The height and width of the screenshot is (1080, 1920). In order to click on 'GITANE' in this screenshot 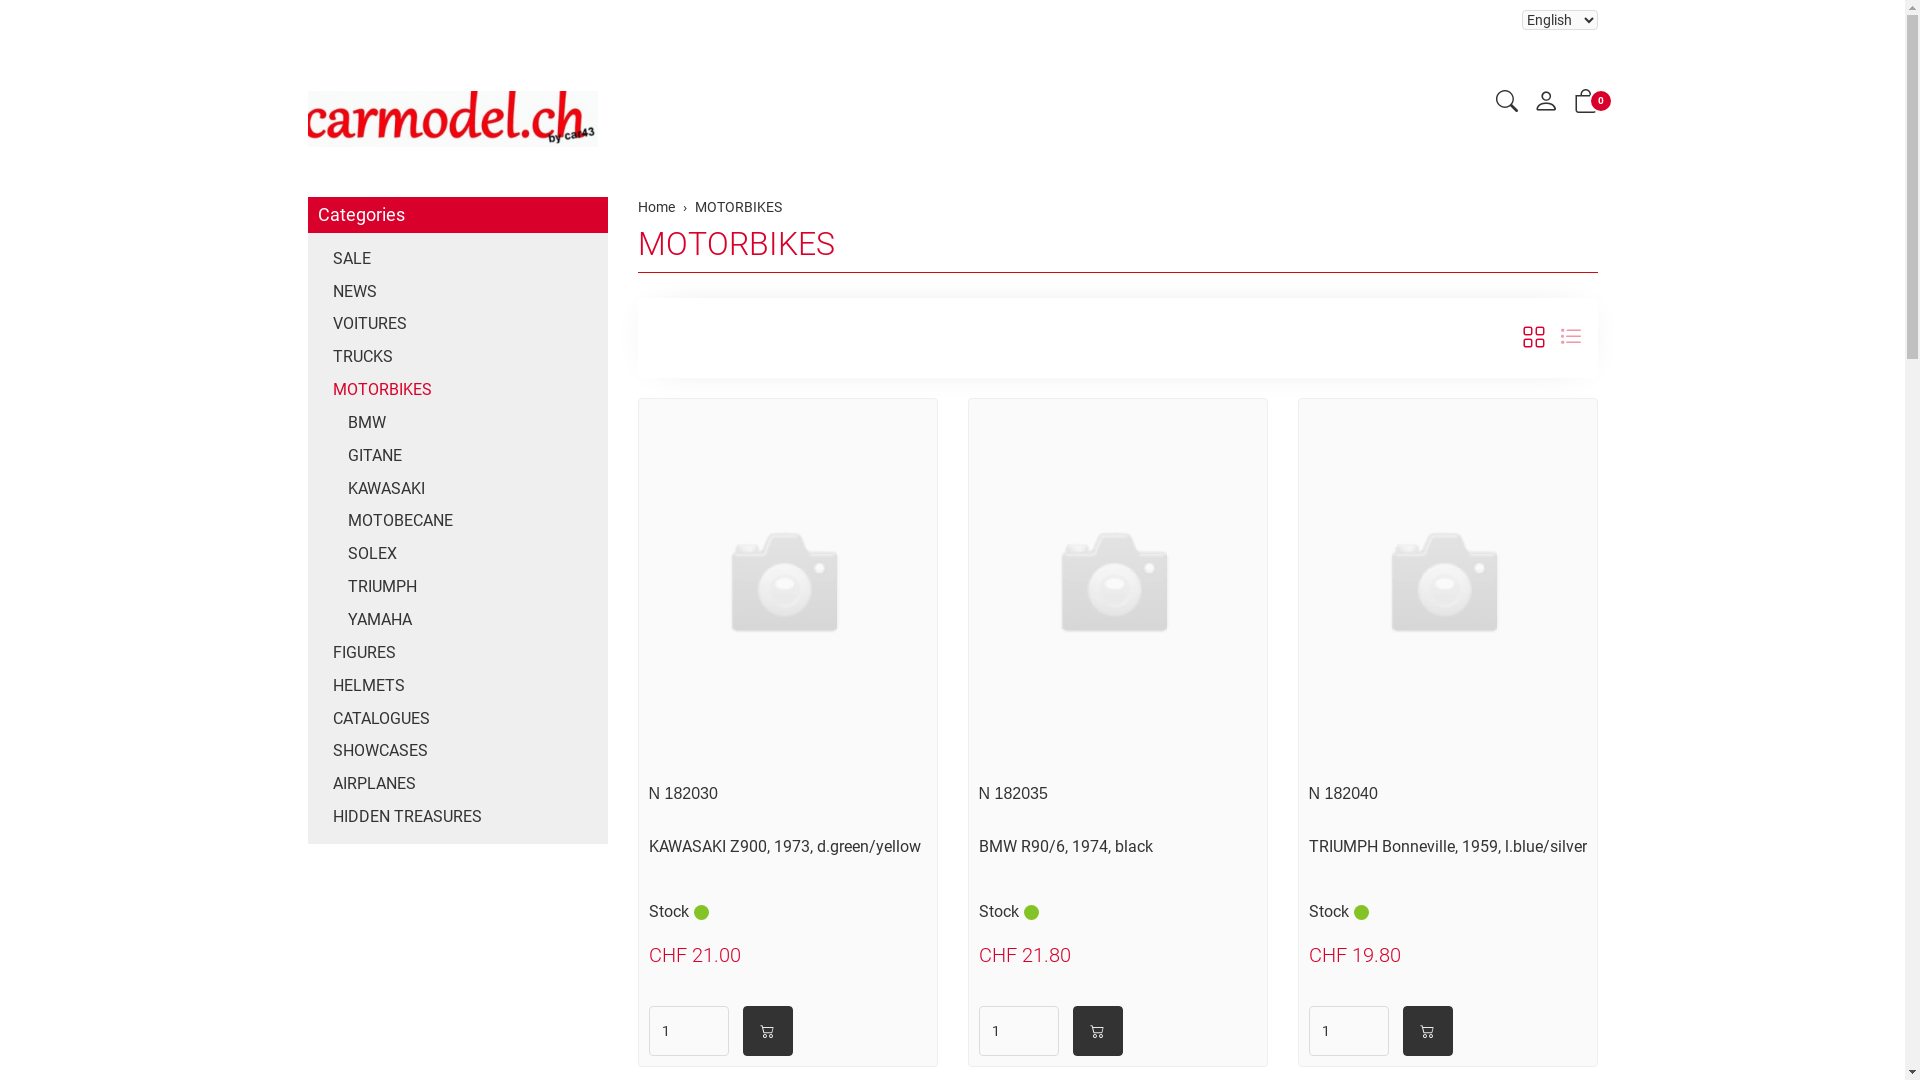, I will do `click(316, 456)`.